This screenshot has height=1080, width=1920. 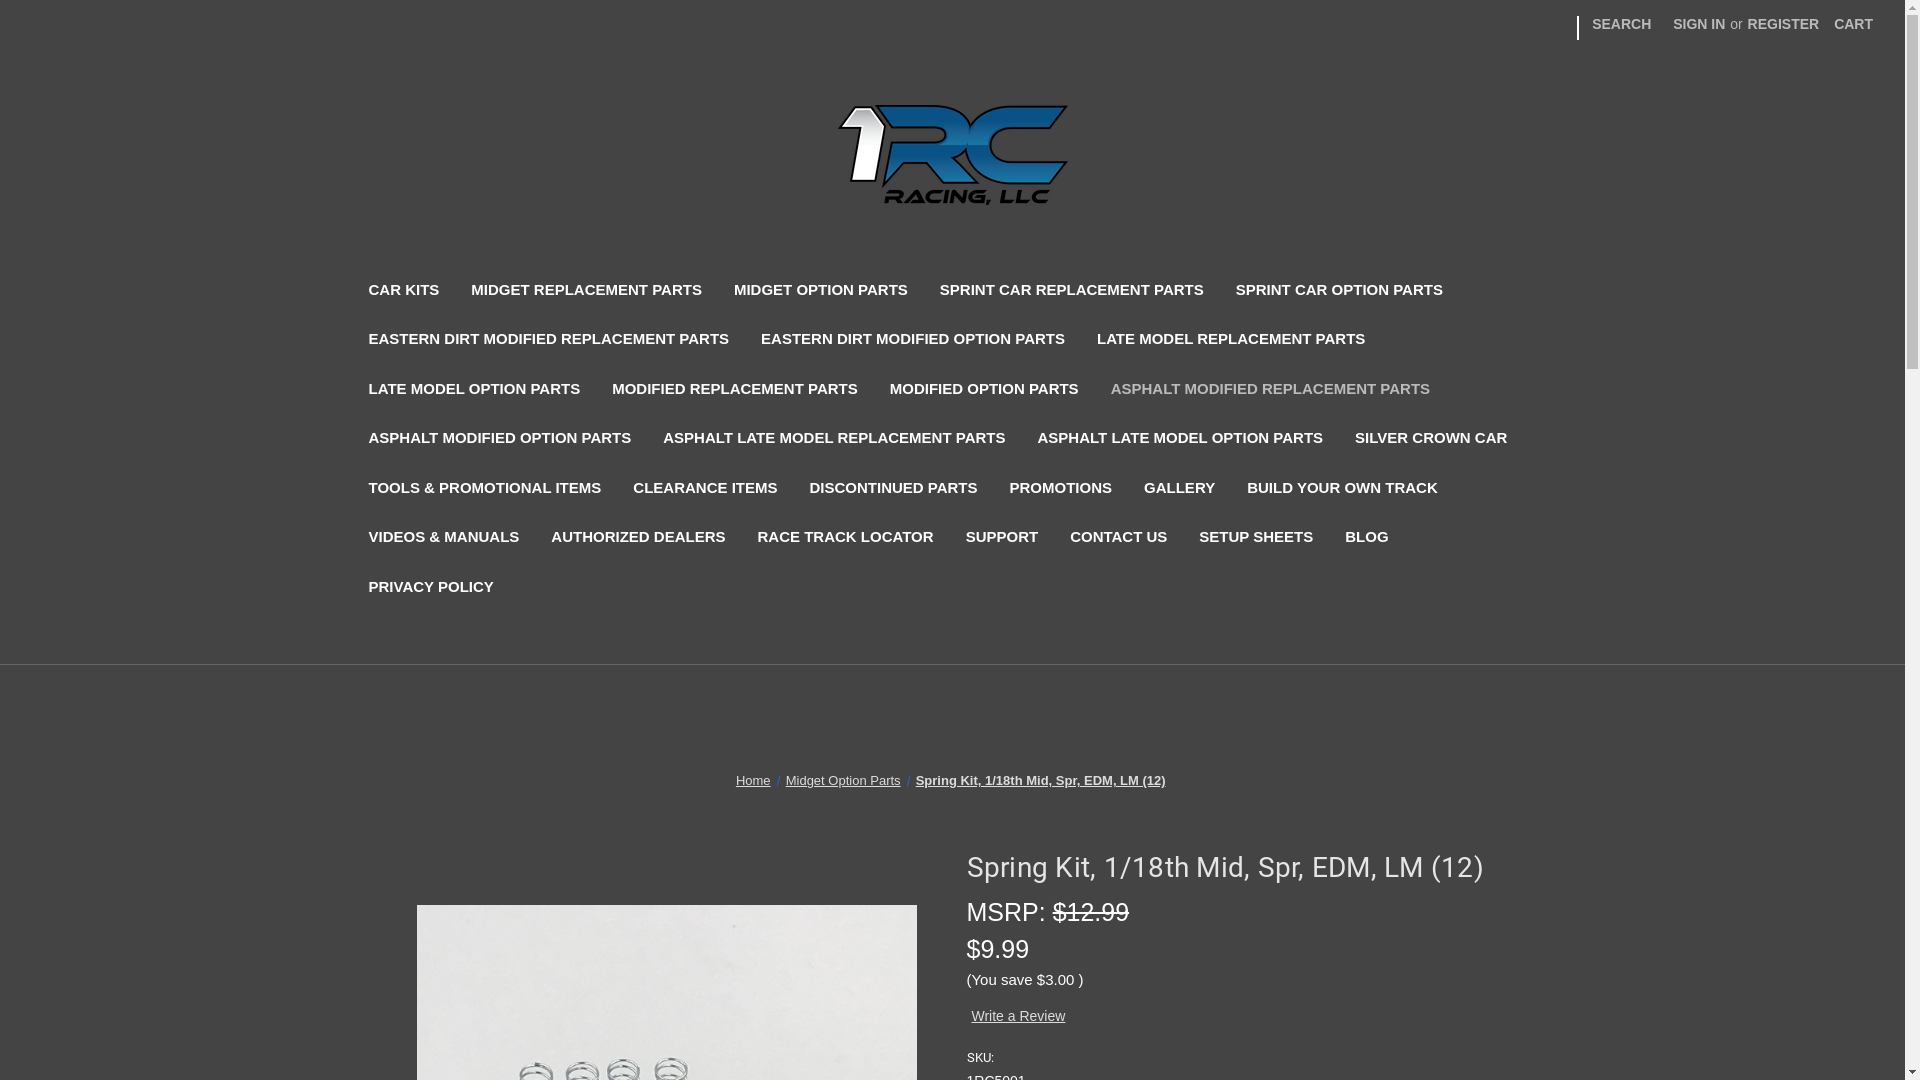 What do you see at coordinates (1229, 340) in the screenshot?
I see `'LATE MODEL REPLACEMENT PARTS'` at bounding box center [1229, 340].